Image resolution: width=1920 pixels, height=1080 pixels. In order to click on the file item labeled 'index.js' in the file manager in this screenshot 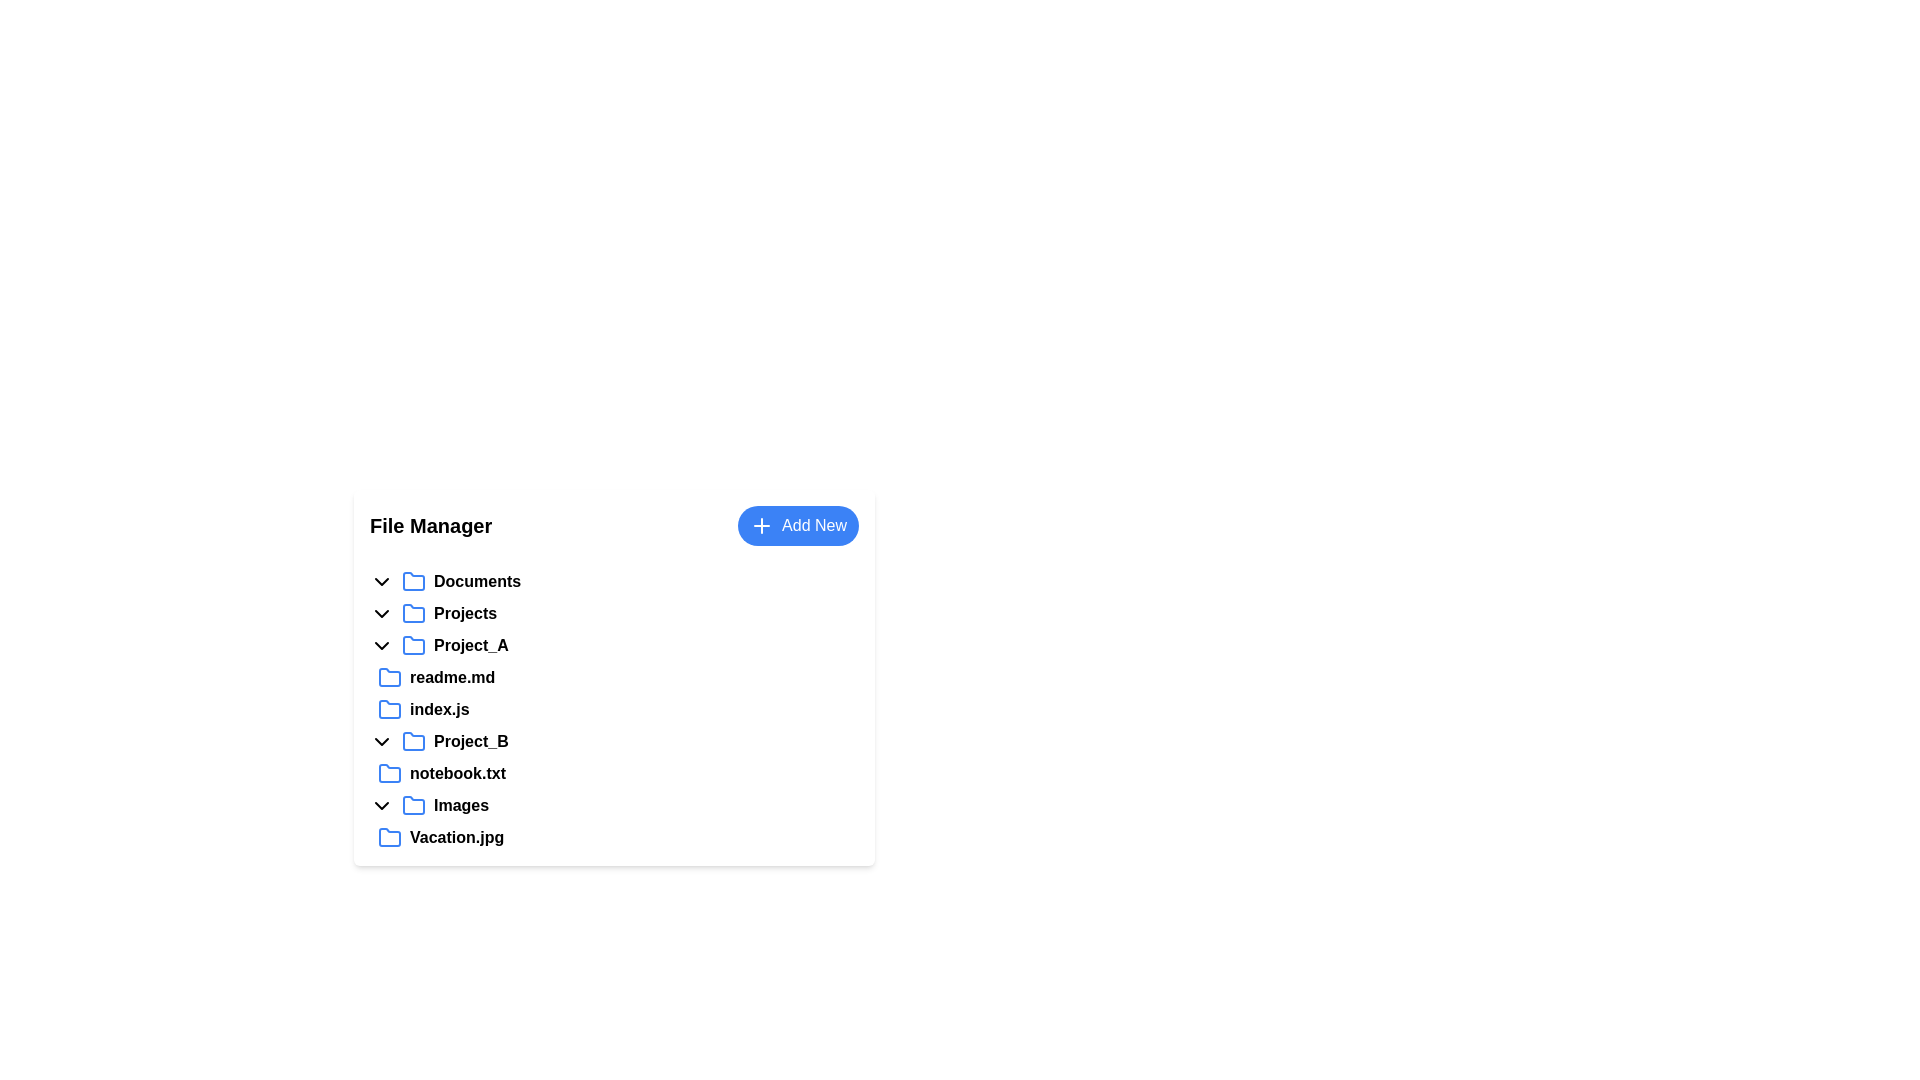, I will do `click(613, 708)`.